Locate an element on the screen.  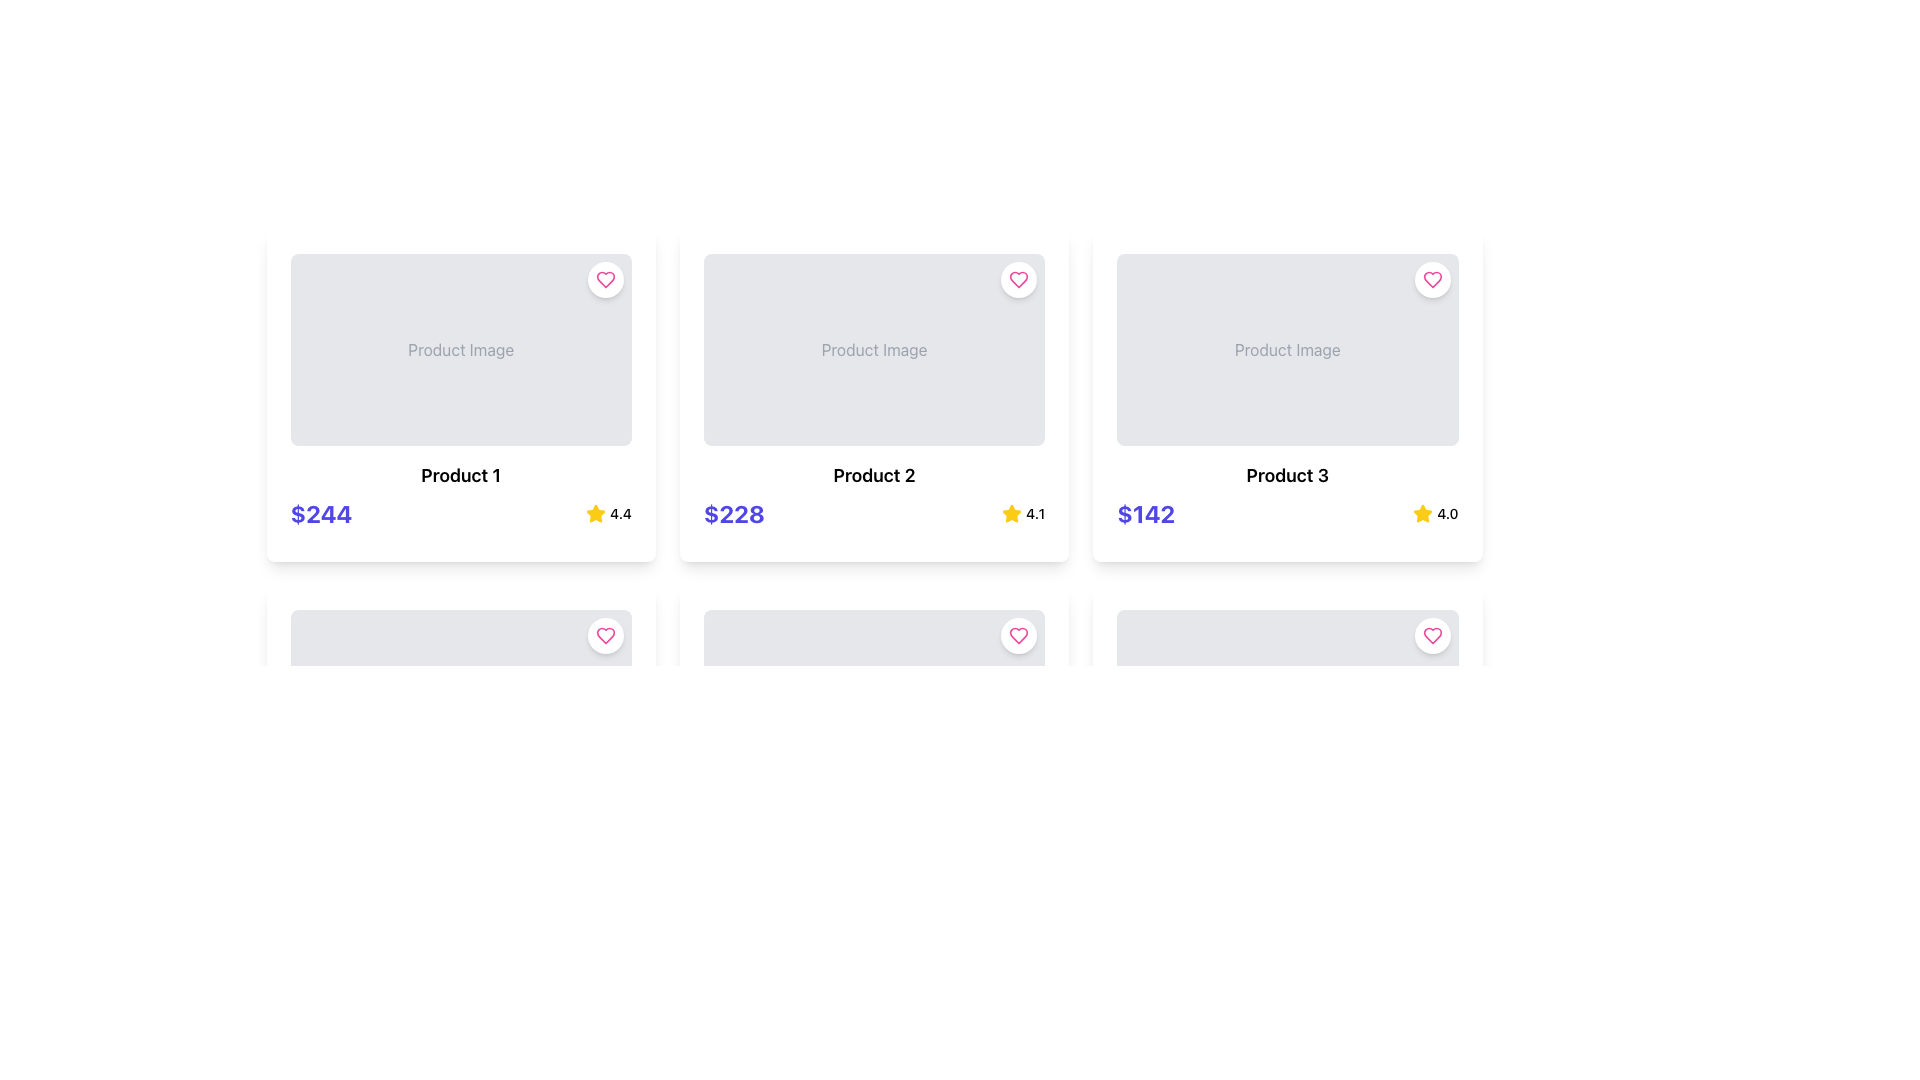
the light-gray rectangular image placeholder labeled 'Product Image' at the top center of the product card for 'Product 1' is located at coordinates (460, 349).